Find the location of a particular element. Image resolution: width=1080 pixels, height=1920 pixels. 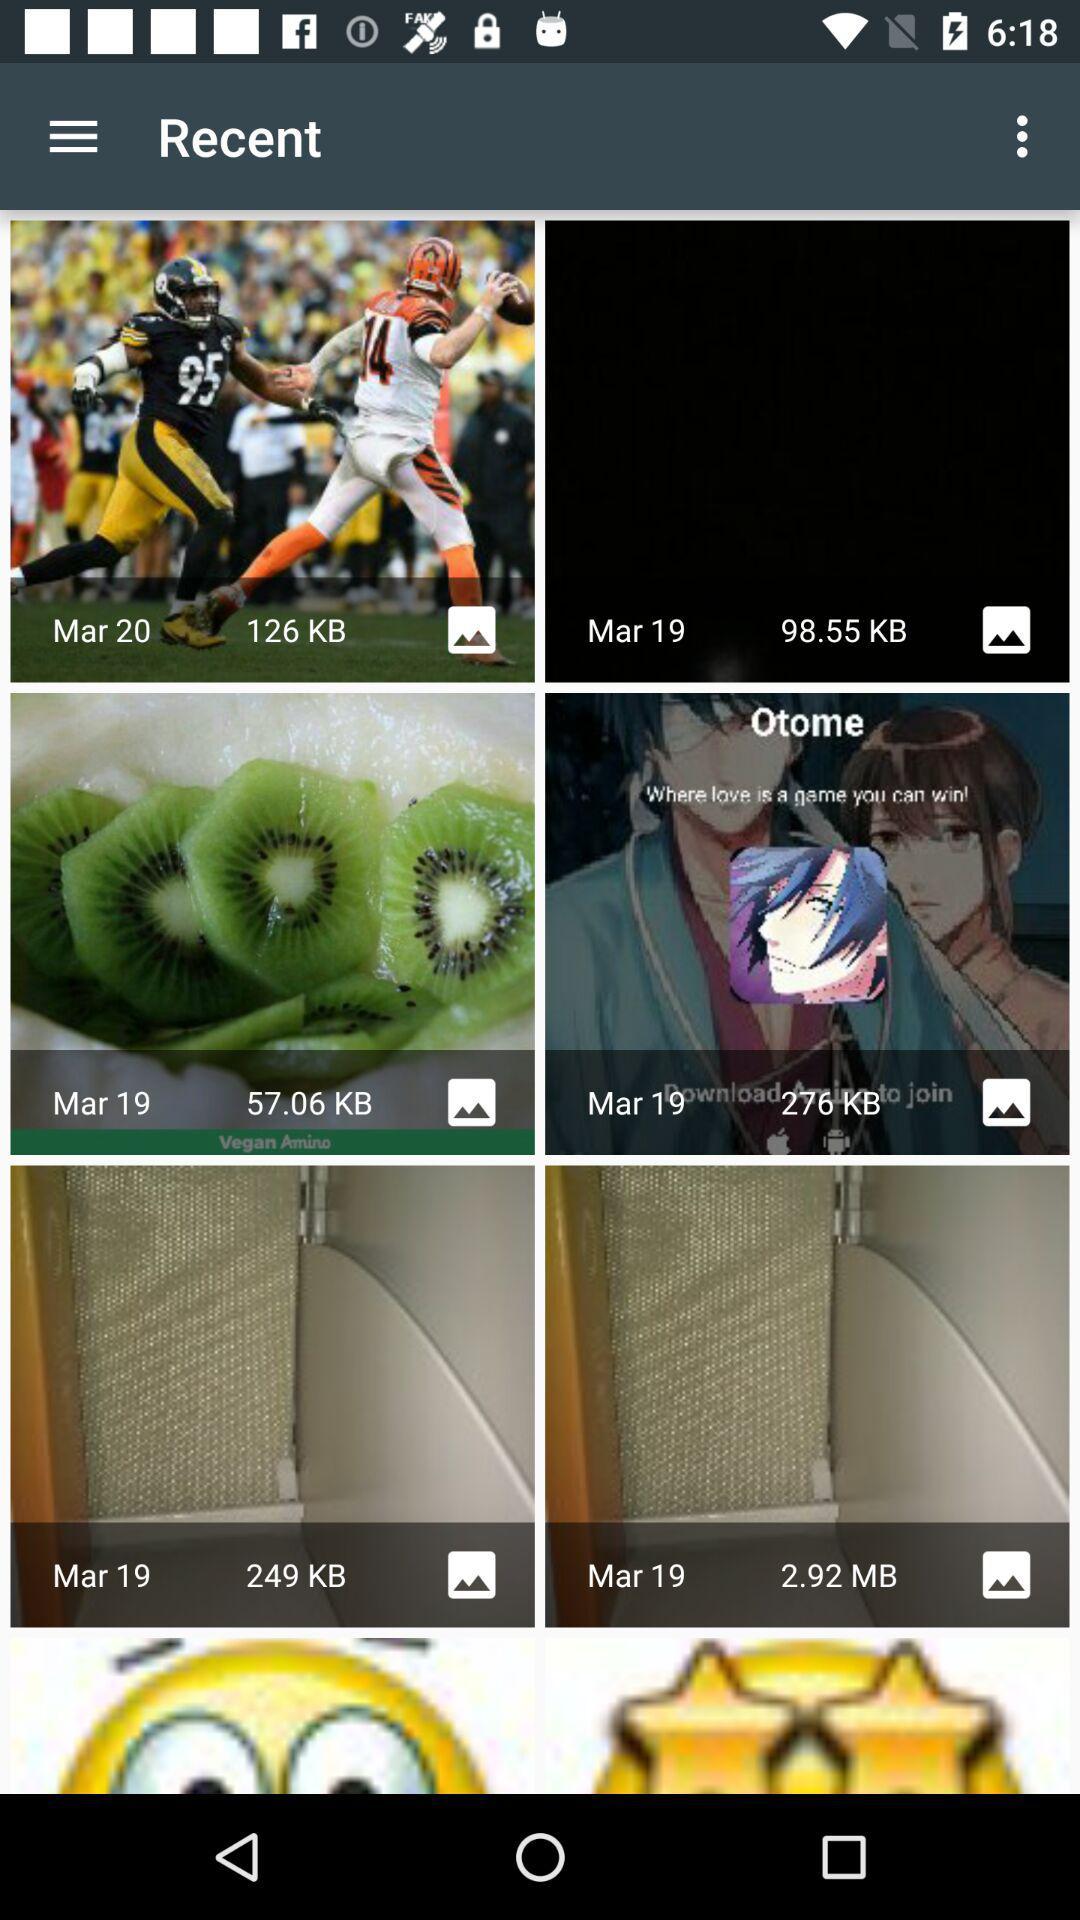

the app next to the recent icon is located at coordinates (72, 135).